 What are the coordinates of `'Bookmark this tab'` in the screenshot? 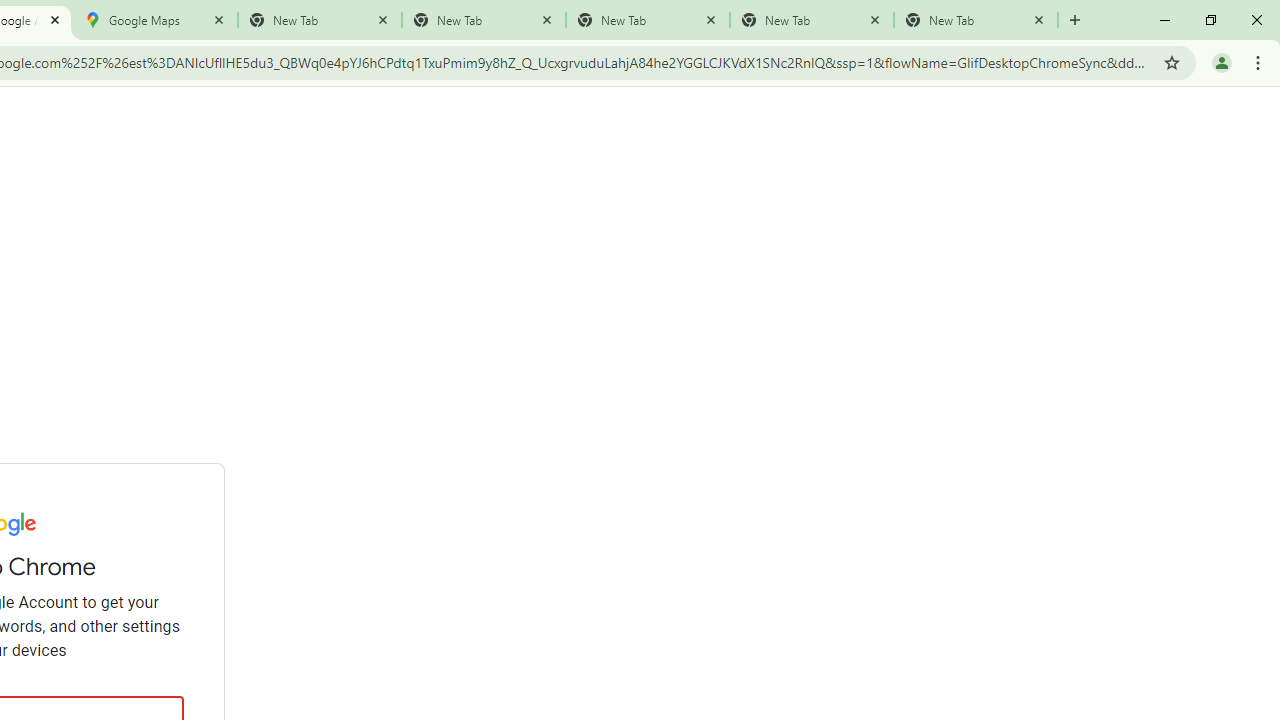 It's located at (1171, 61).